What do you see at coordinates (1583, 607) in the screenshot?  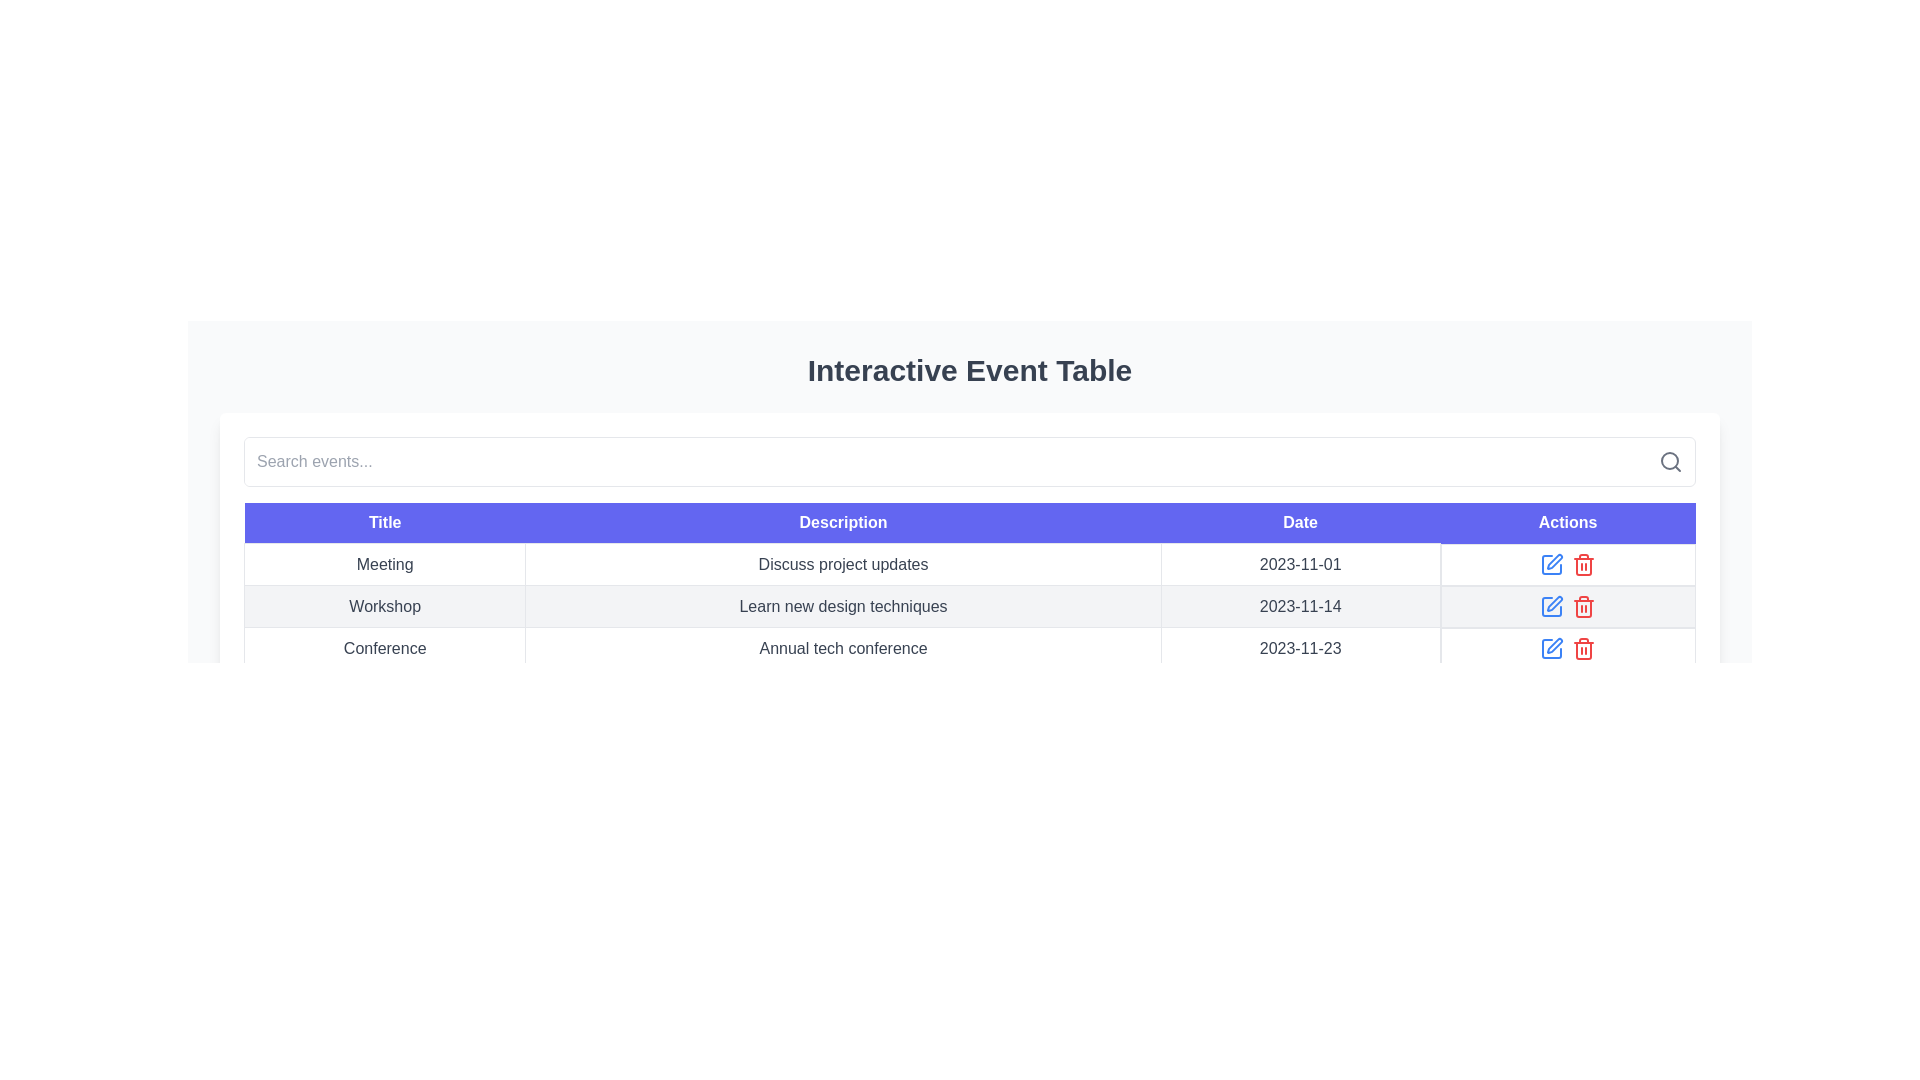 I see `the delete icon button located in the third row of the 'Actions' column in the table, which is positioned next to an edit icon` at bounding box center [1583, 607].